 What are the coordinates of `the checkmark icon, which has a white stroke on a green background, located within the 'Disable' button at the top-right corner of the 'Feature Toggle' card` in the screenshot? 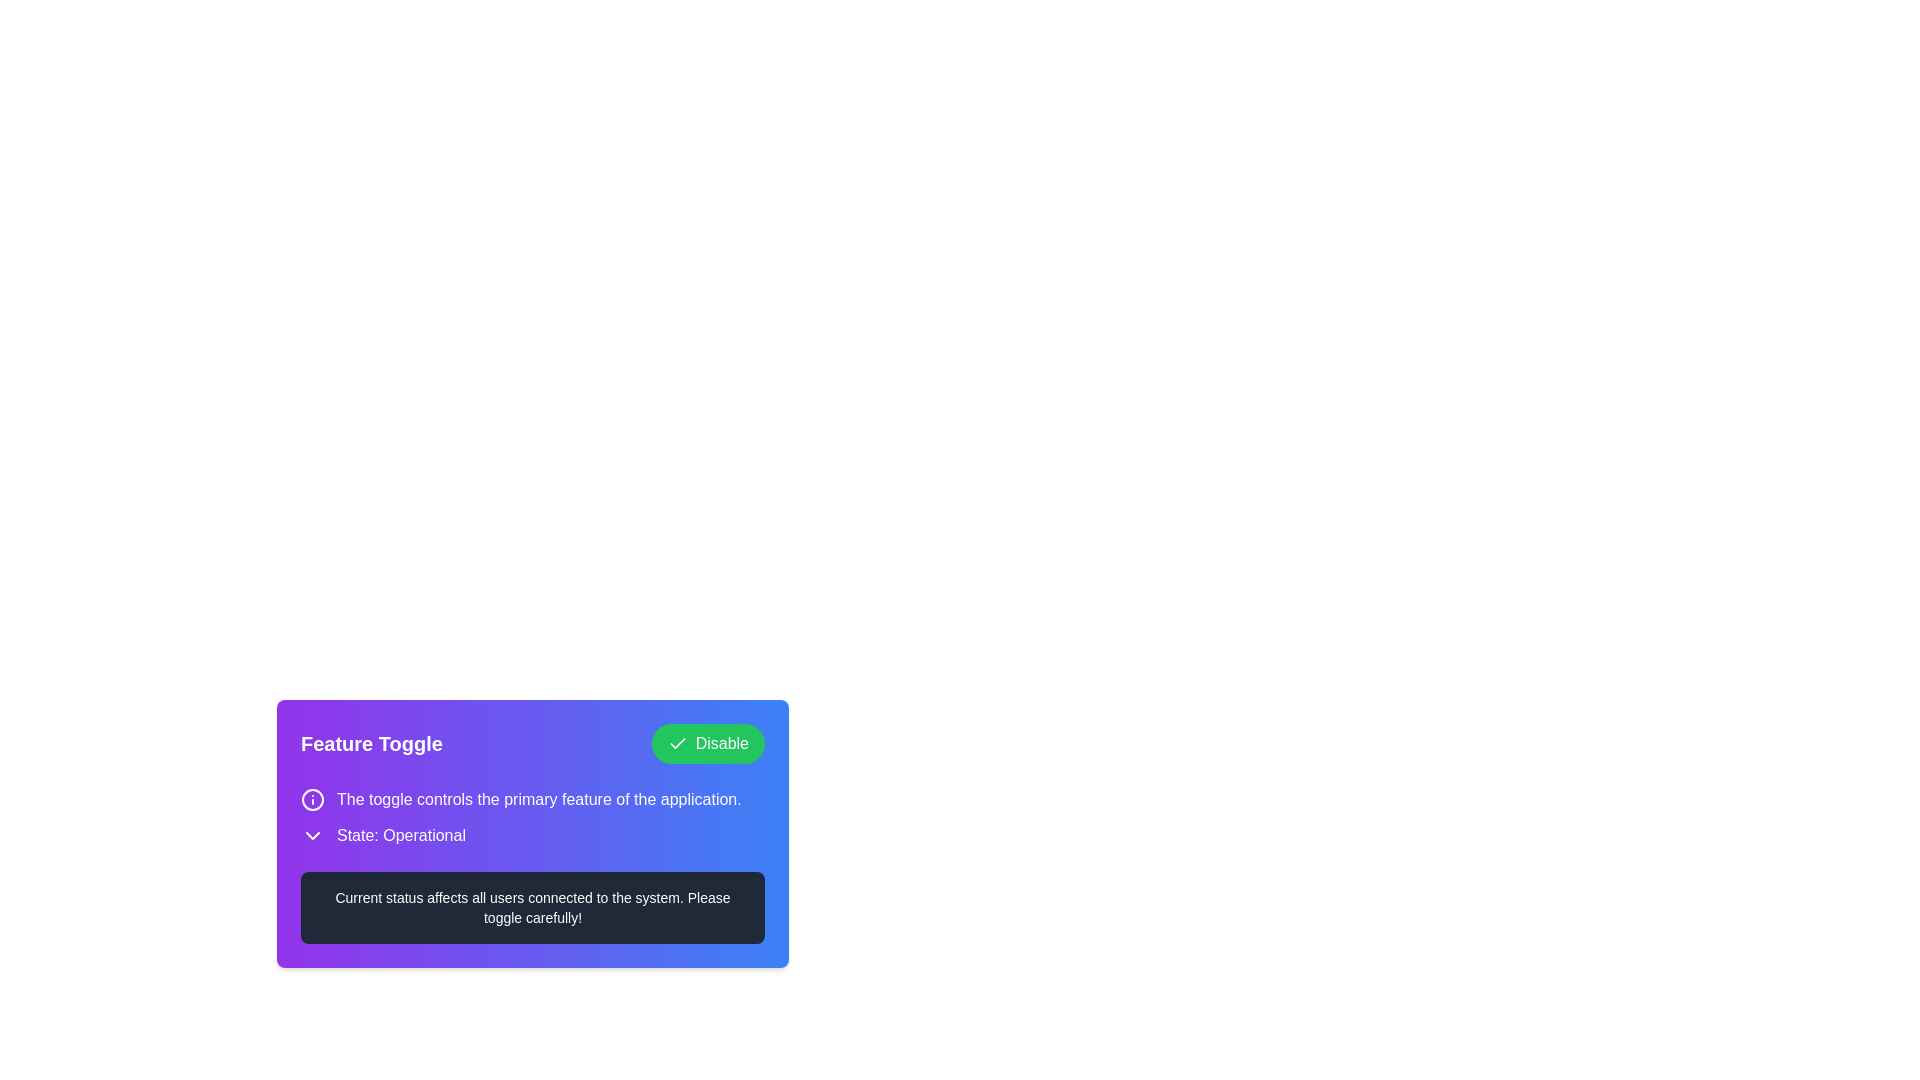 It's located at (677, 743).